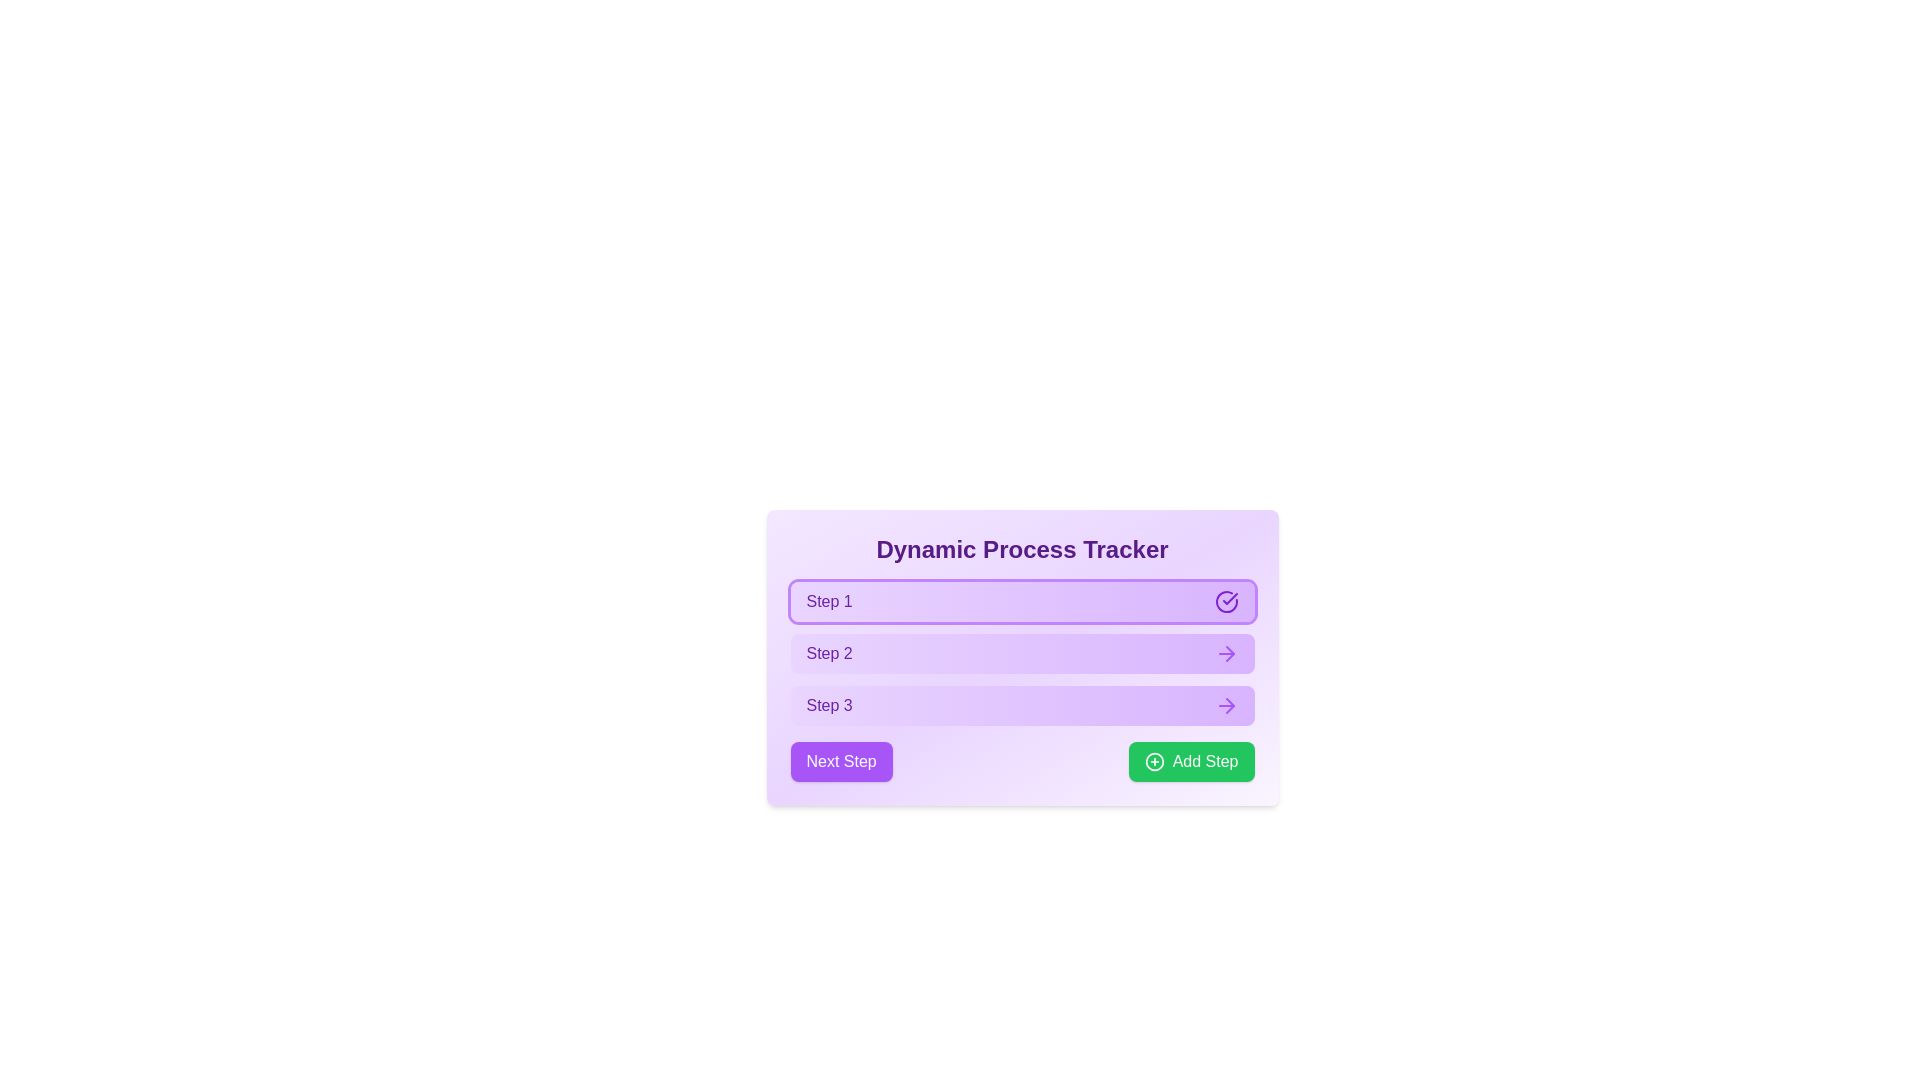 This screenshot has width=1920, height=1080. Describe the element at coordinates (1225, 704) in the screenshot. I see `the right-facing arrow icon with a gradient color transitioning to purple, located at the right-hand side of the 'Step 3' section, to proceed to the next step` at that location.